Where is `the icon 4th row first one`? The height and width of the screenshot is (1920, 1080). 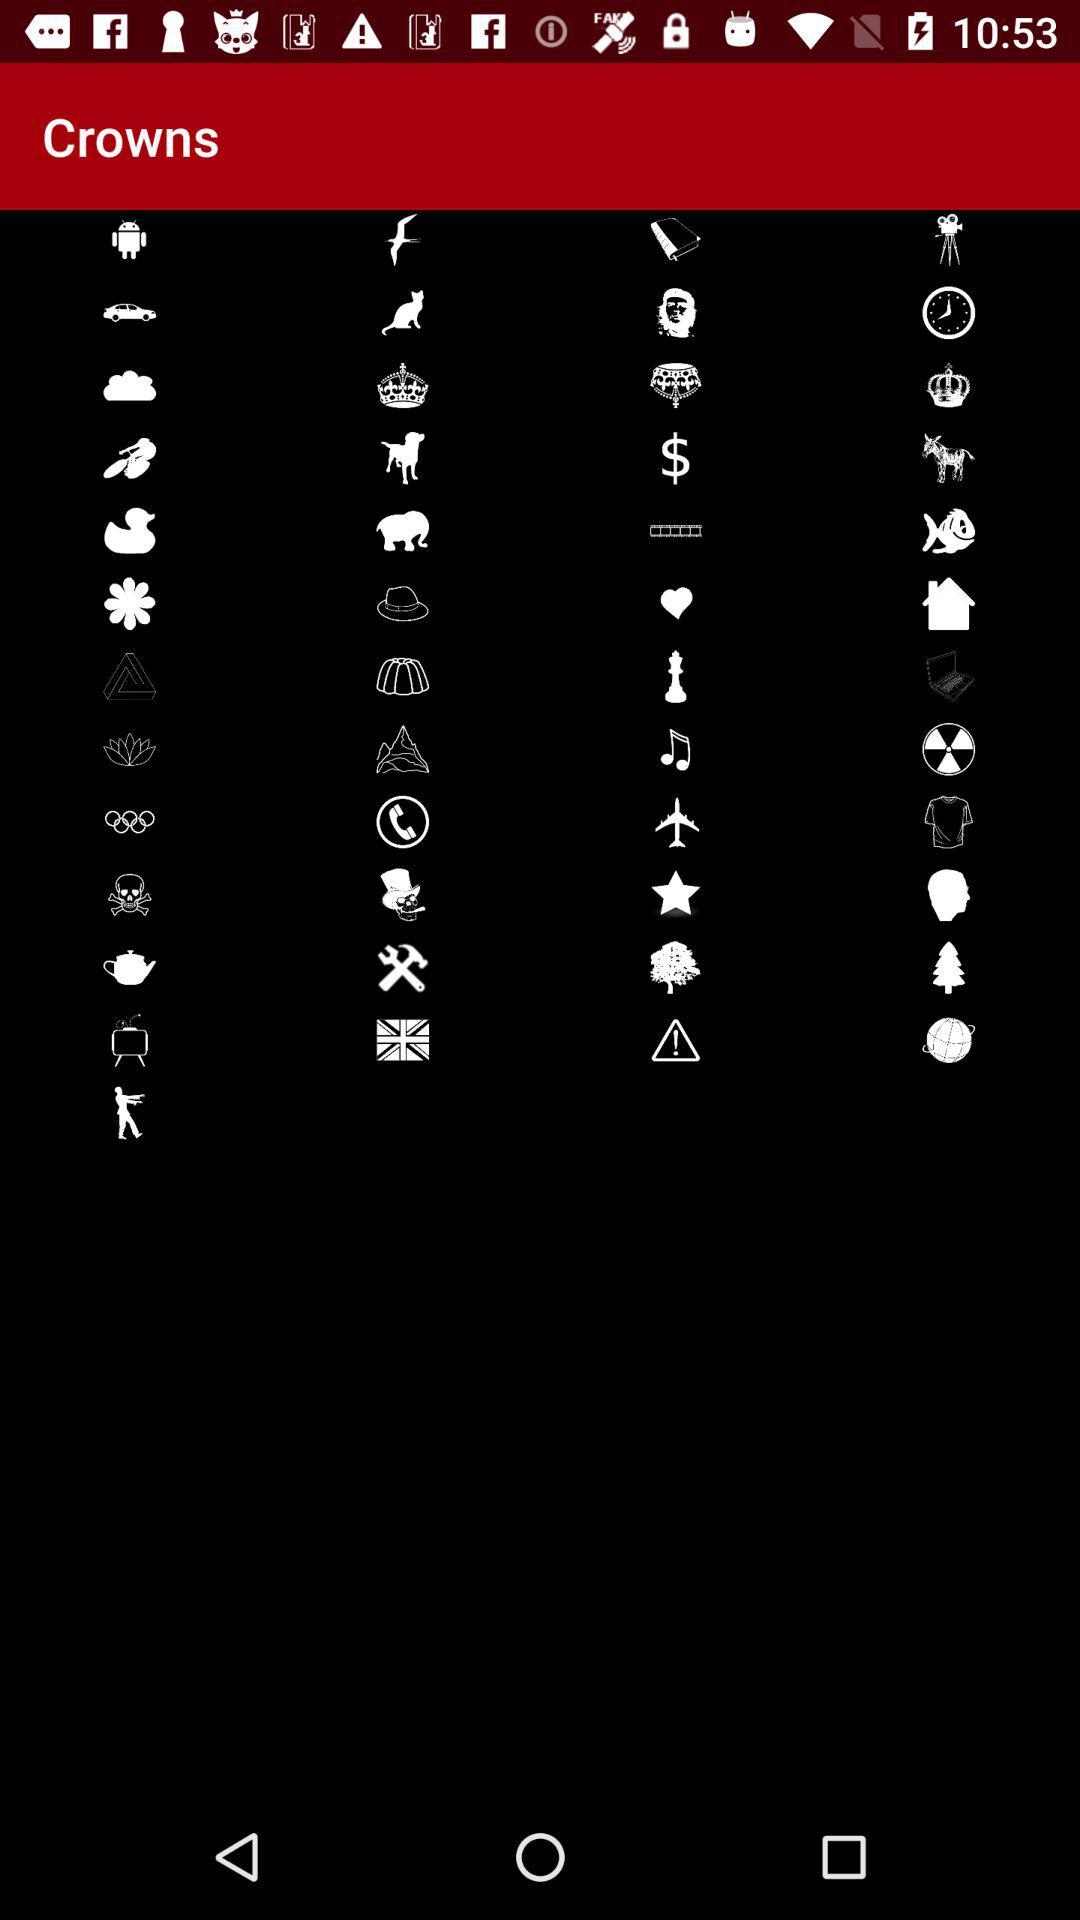 the icon 4th row first one is located at coordinates (130, 456).